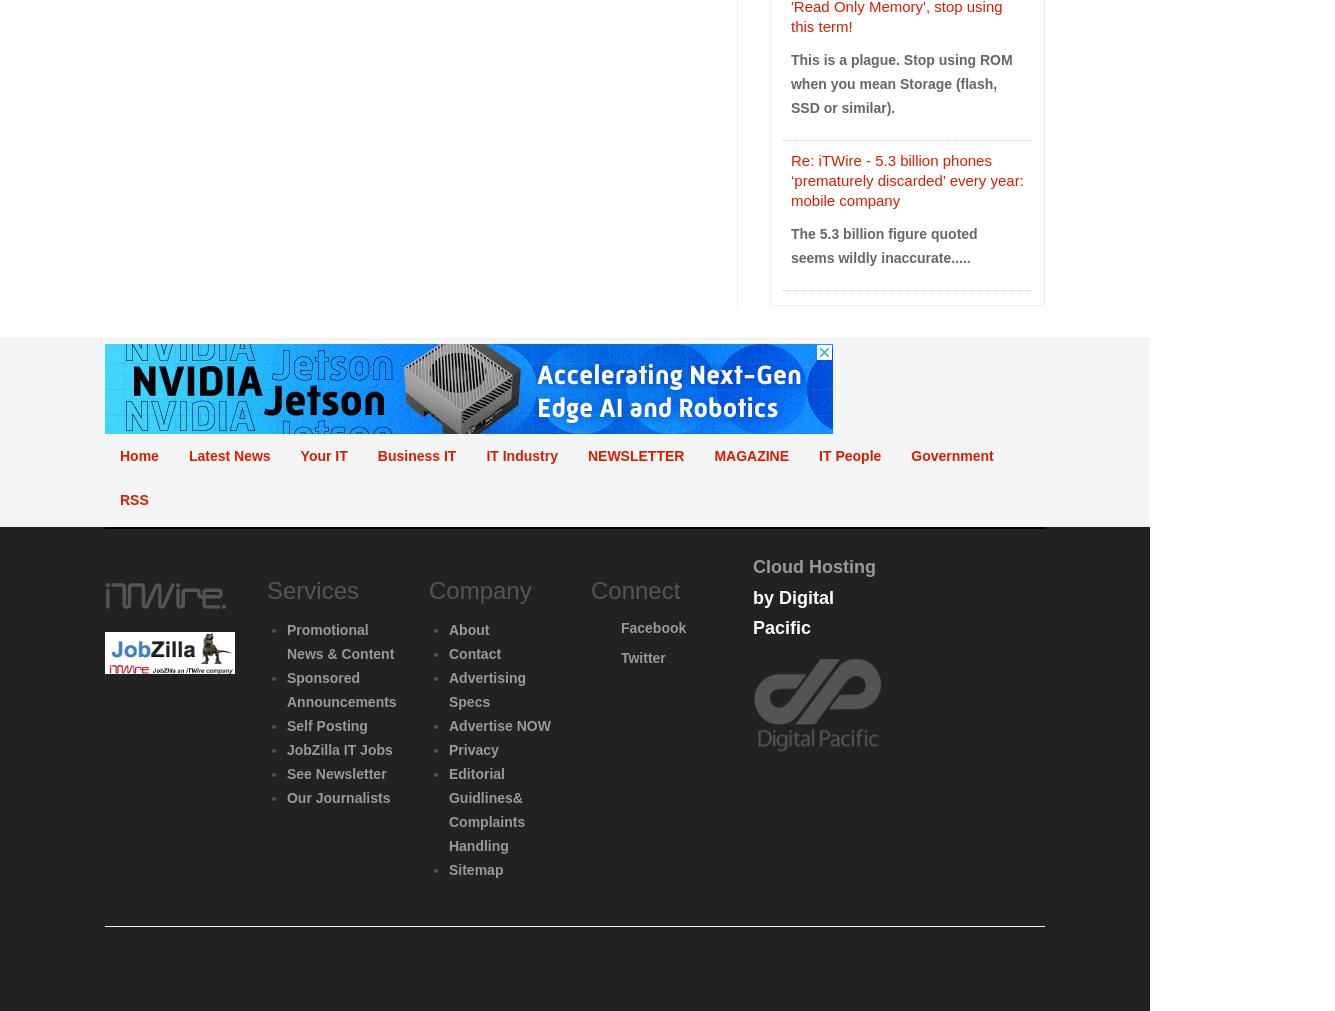 The width and height of the screenshot is (1335, 1011). What do you see at coordinates (911, 453) in the screenshot?
I see `'Government'` at bounding box center [911, 453].